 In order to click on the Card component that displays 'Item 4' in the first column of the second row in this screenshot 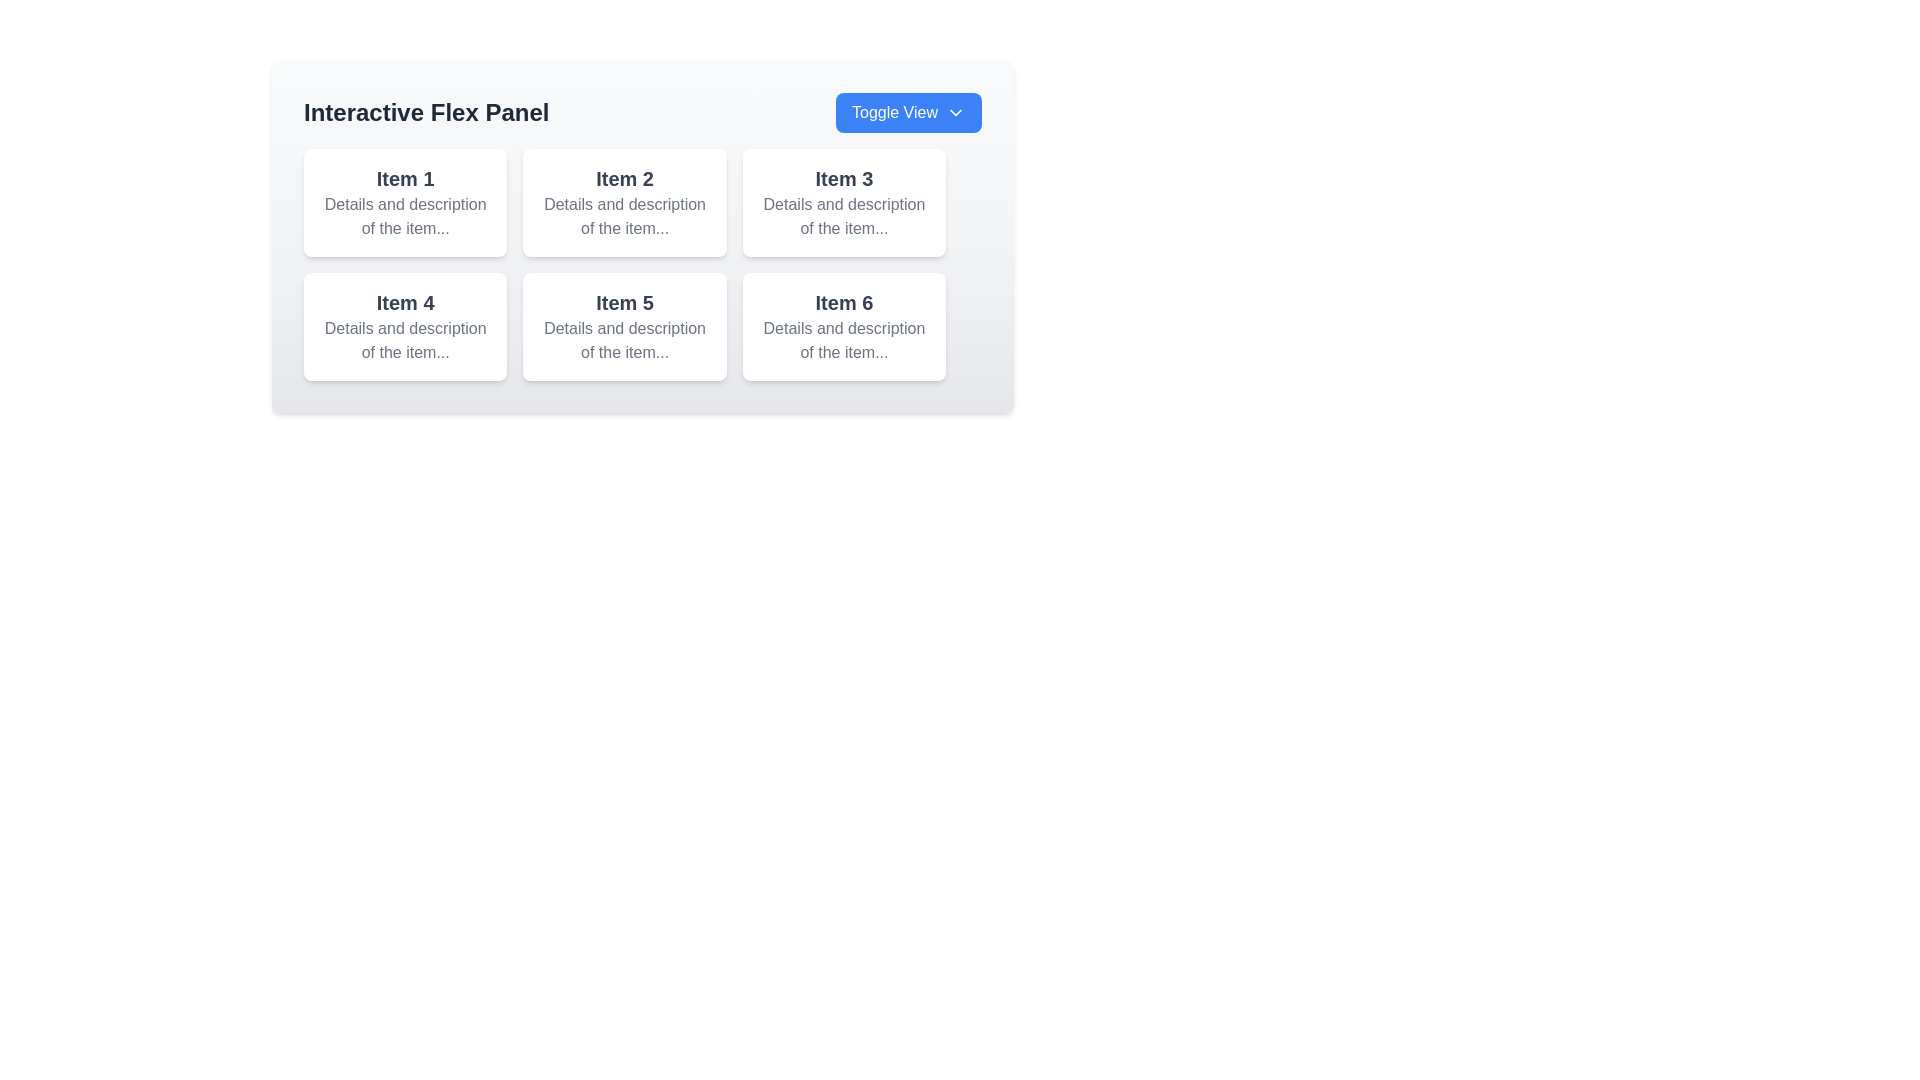, I will do `click(404, 326)`.